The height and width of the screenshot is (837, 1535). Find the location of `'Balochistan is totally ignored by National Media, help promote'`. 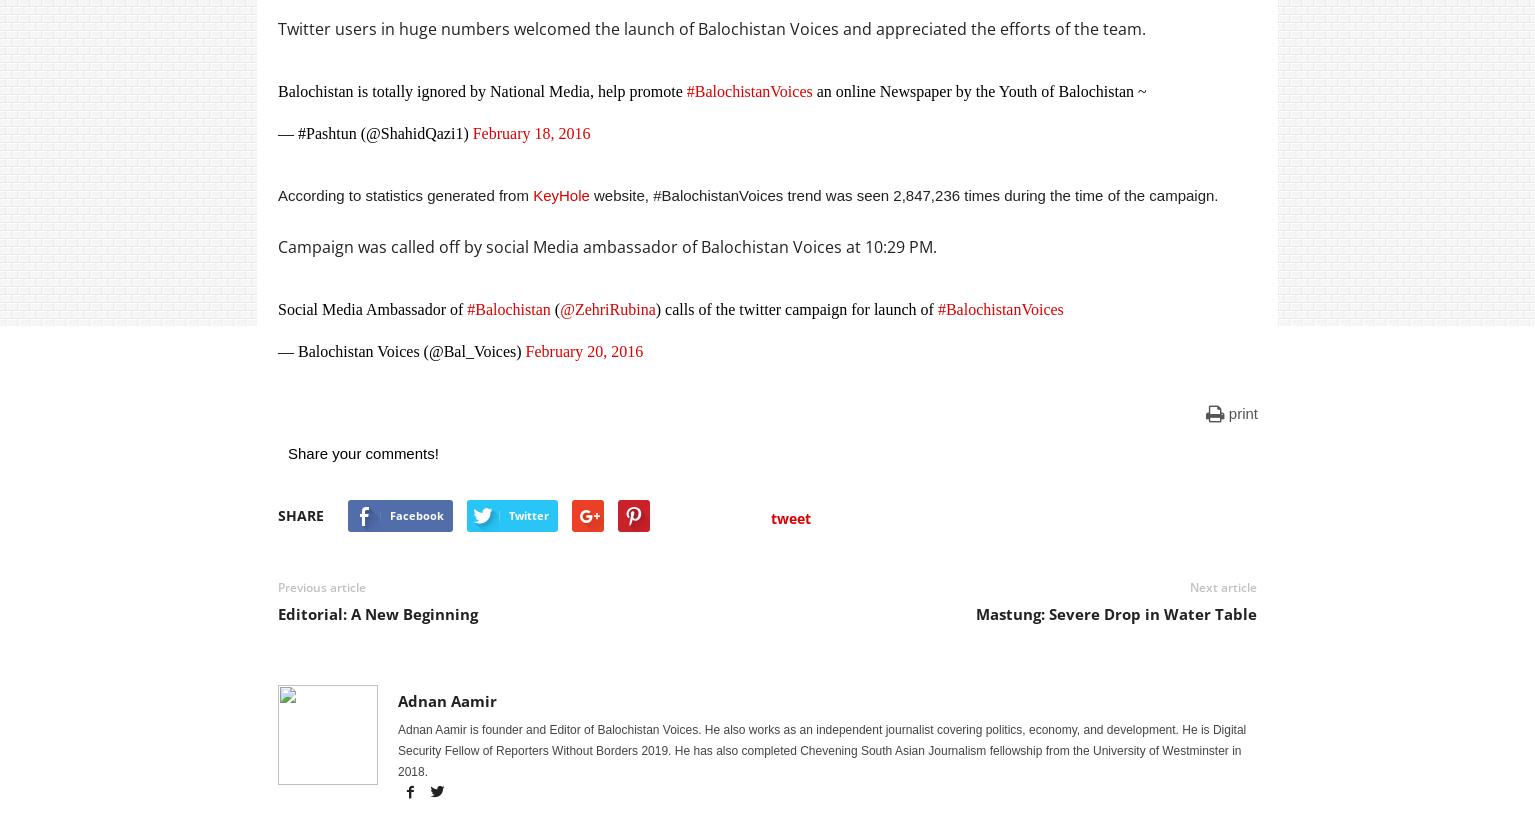

'Balochistan is totally ignored by National Media, help promote' is located at coordinates (480, 91).